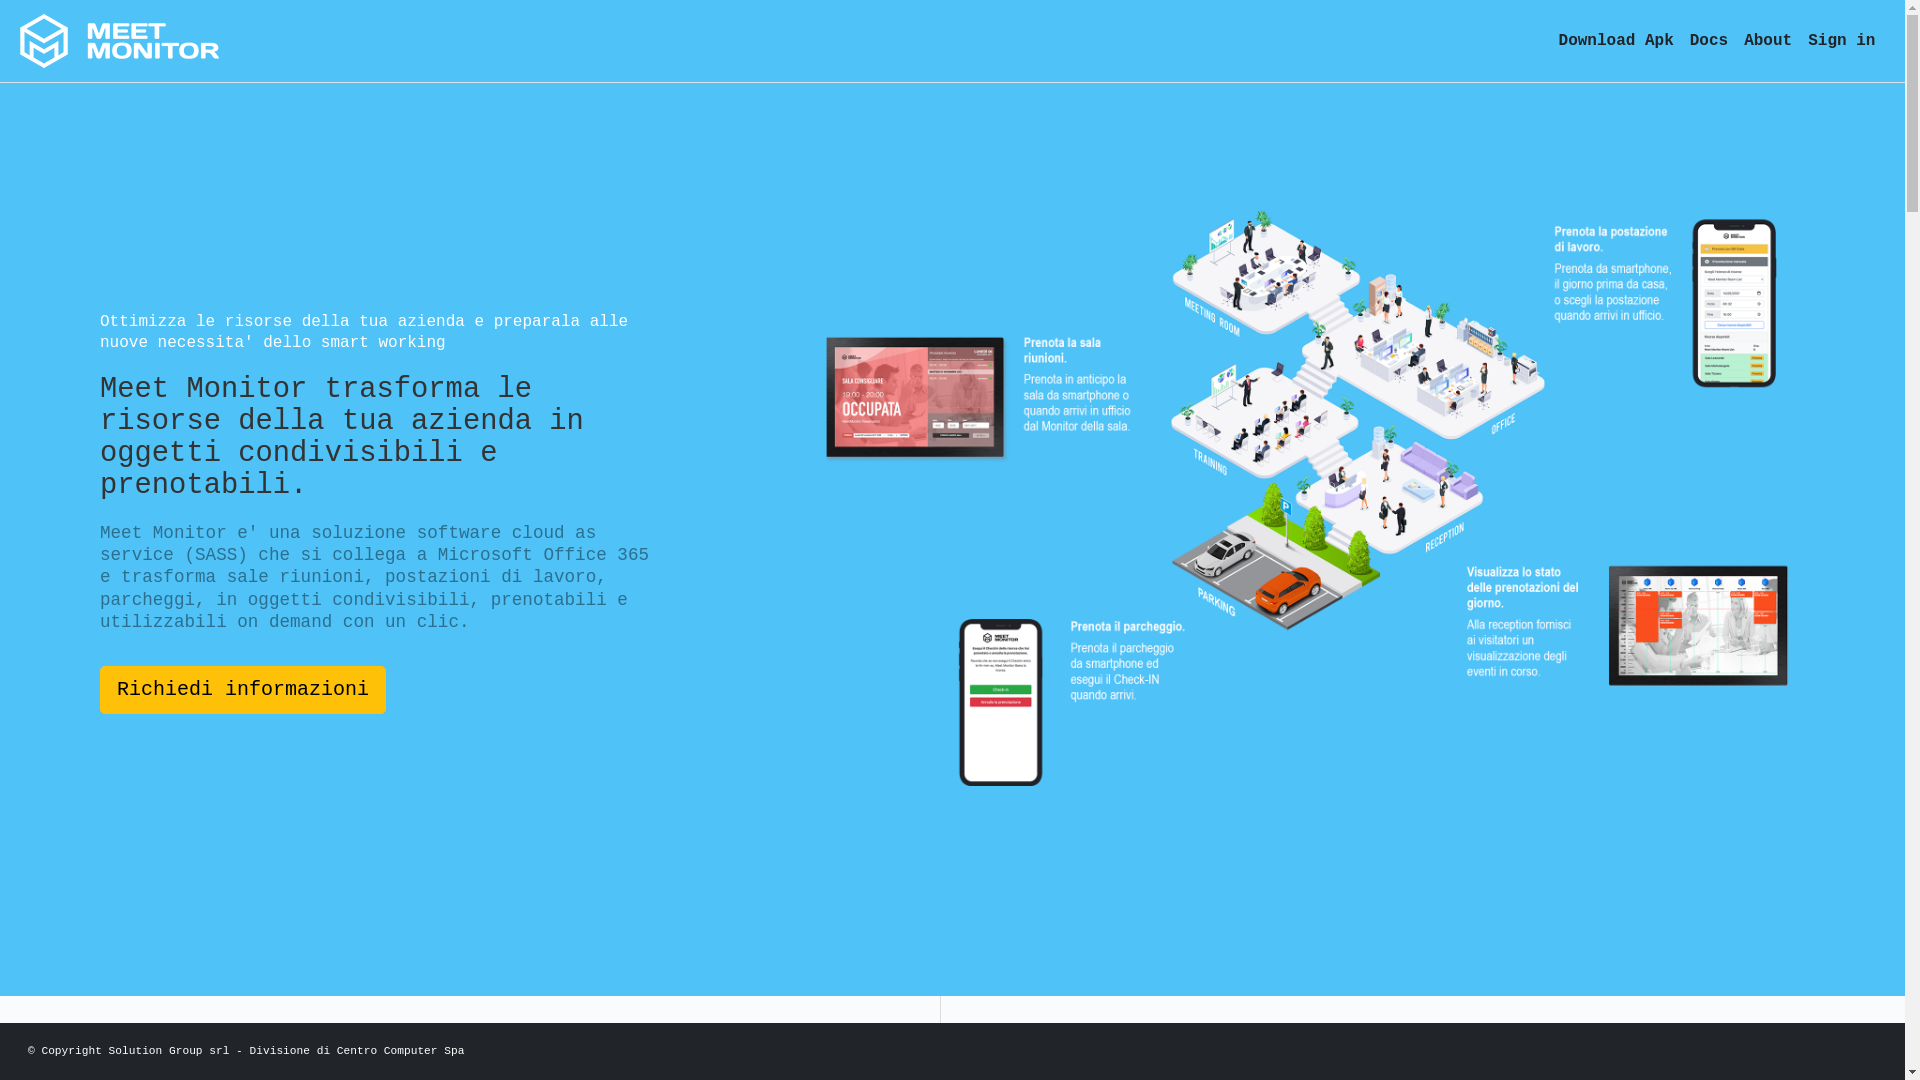  Describe the element at coordinates (1845, 41) in the screenshot. I see `'Sign in '` at that location.